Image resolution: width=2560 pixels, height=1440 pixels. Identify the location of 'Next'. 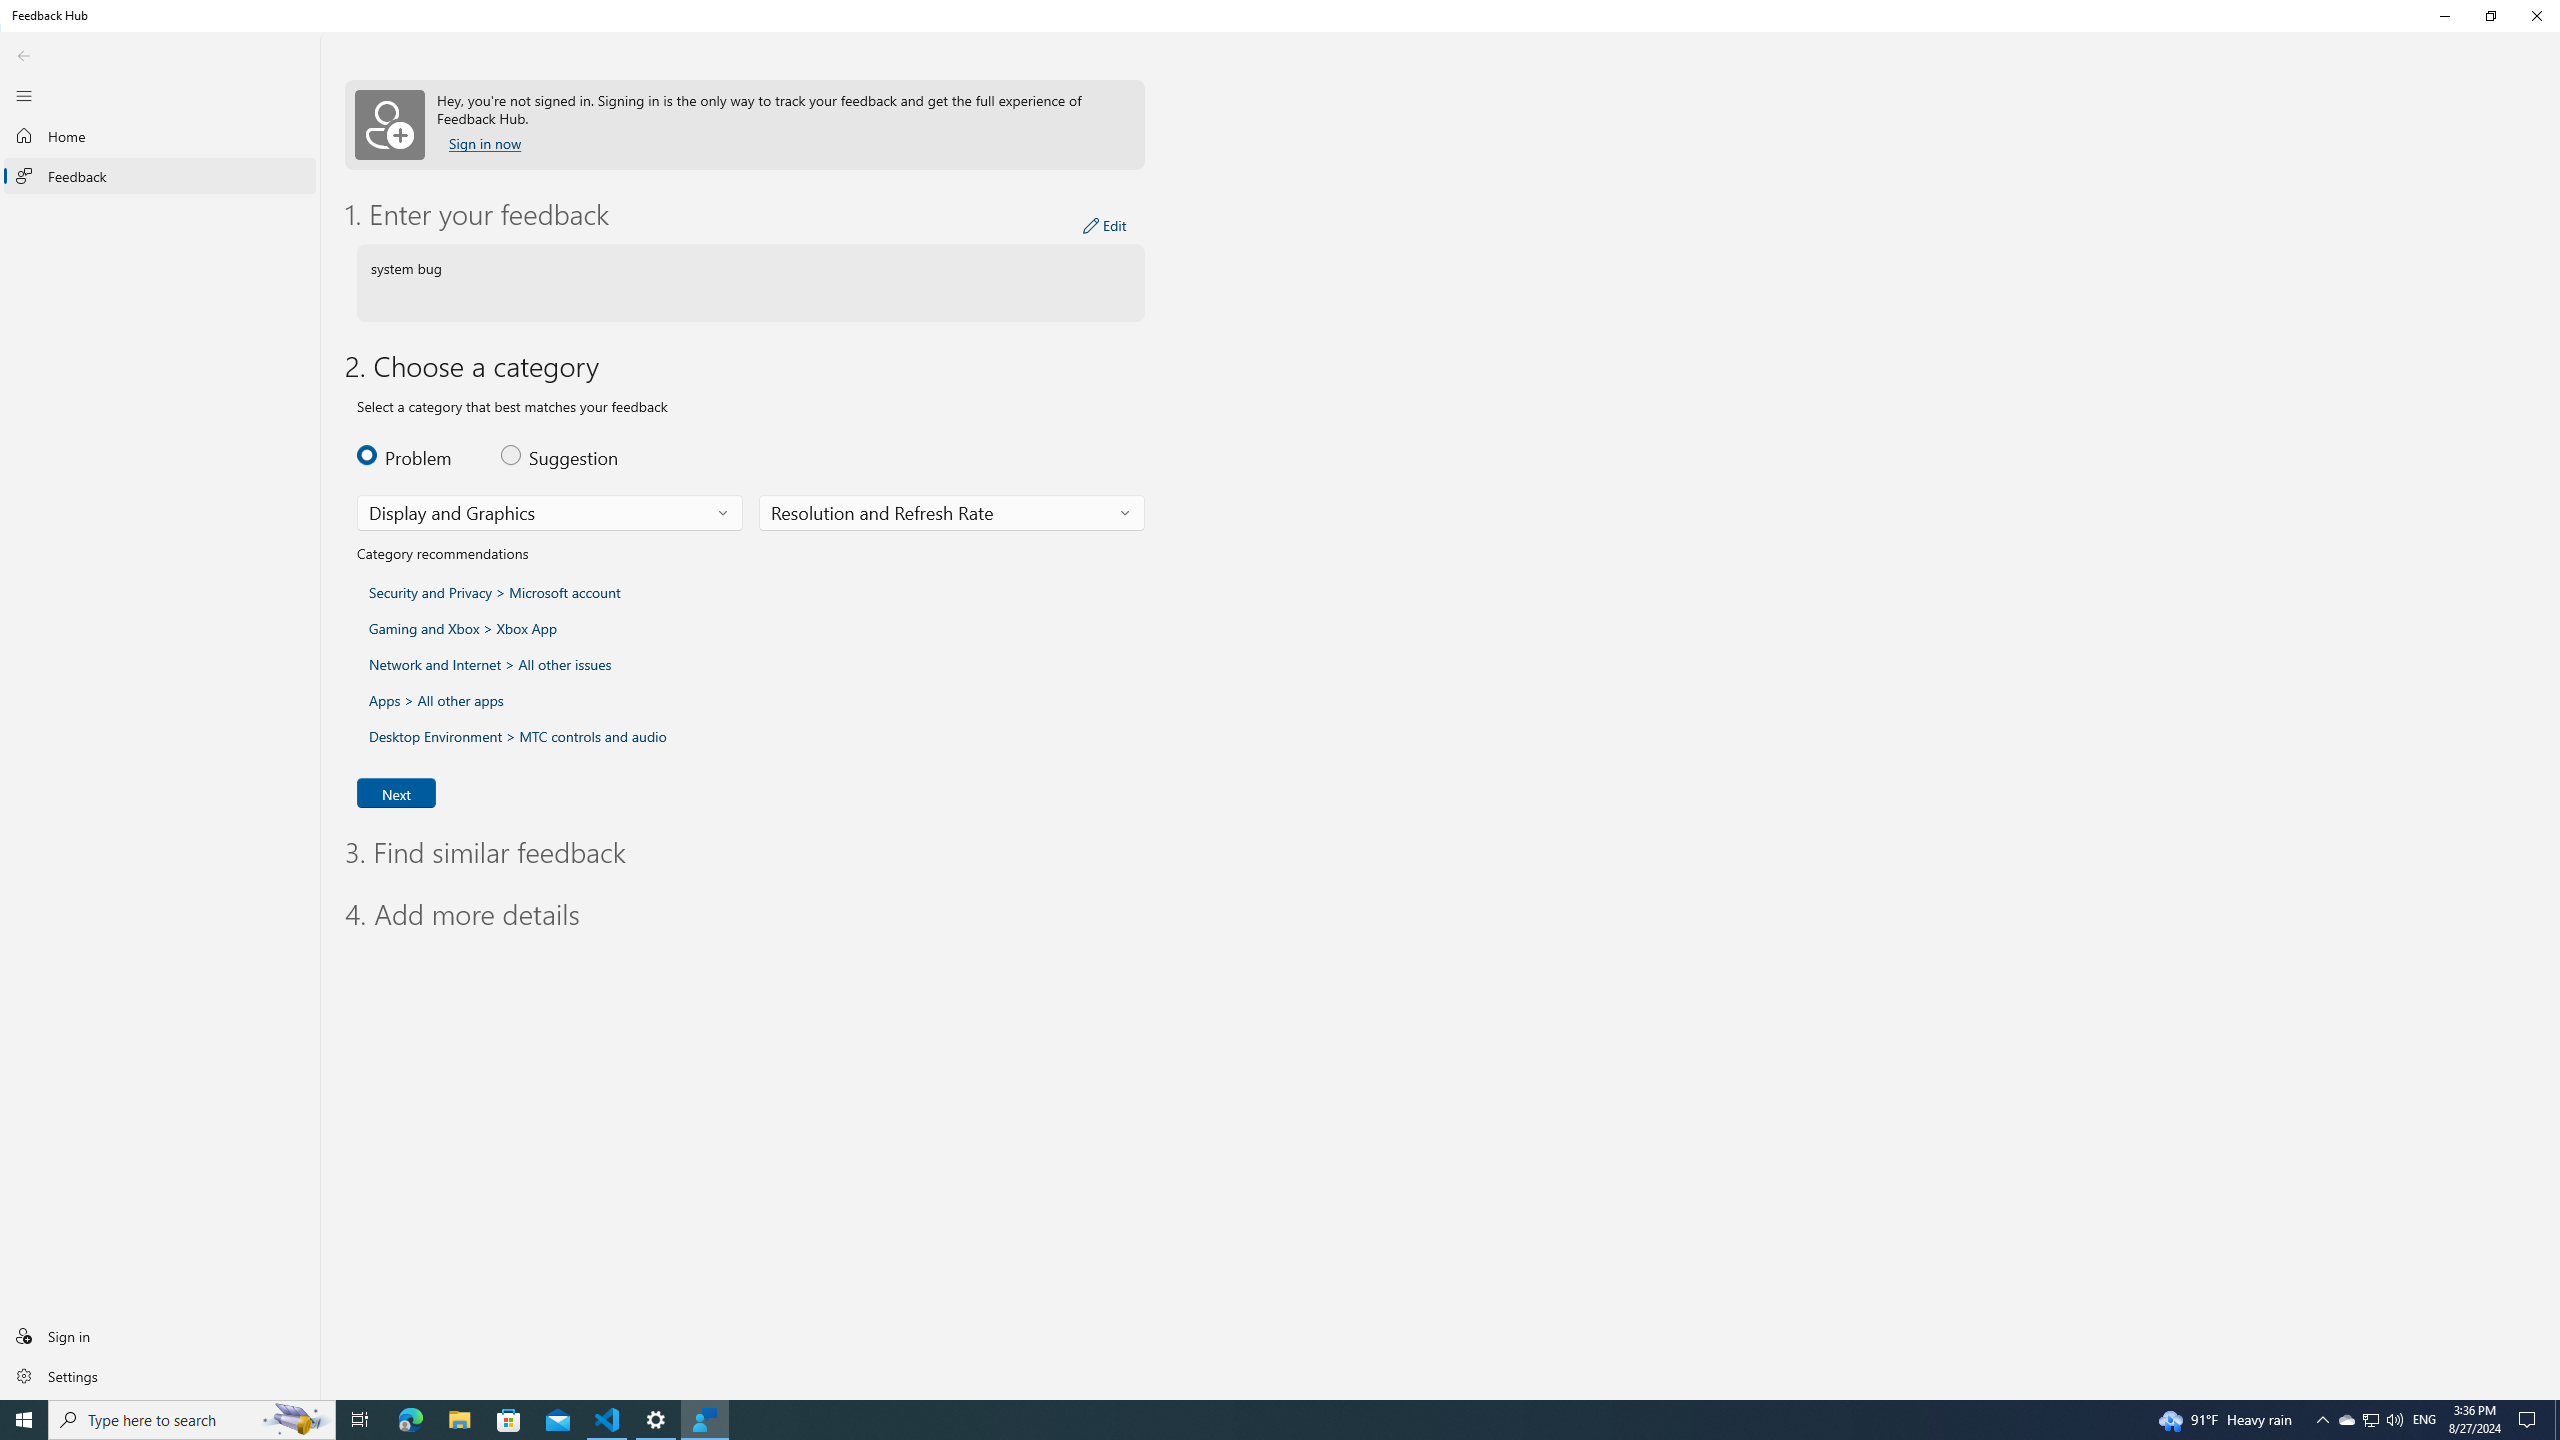
(395, 792).